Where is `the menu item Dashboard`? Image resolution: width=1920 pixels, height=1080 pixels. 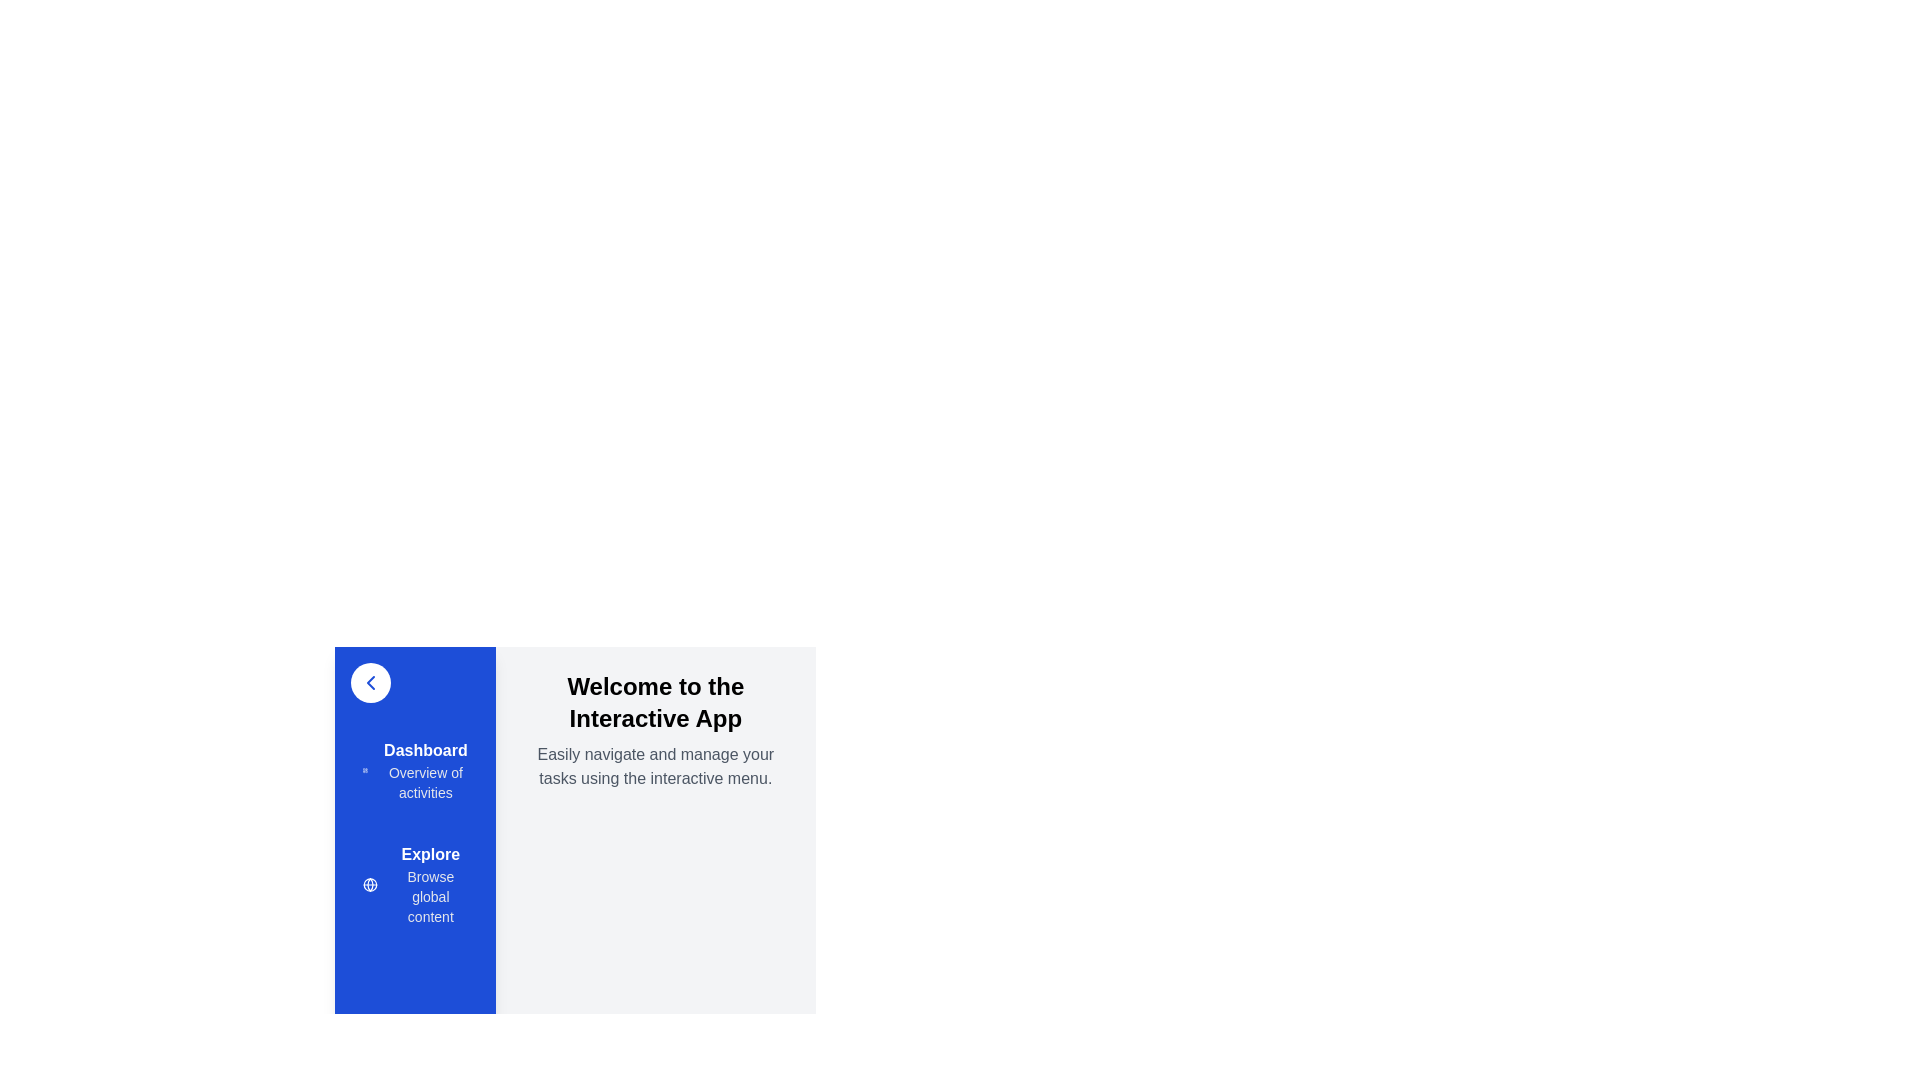
the menu item Dashboard is located at coordinates (413, 770).